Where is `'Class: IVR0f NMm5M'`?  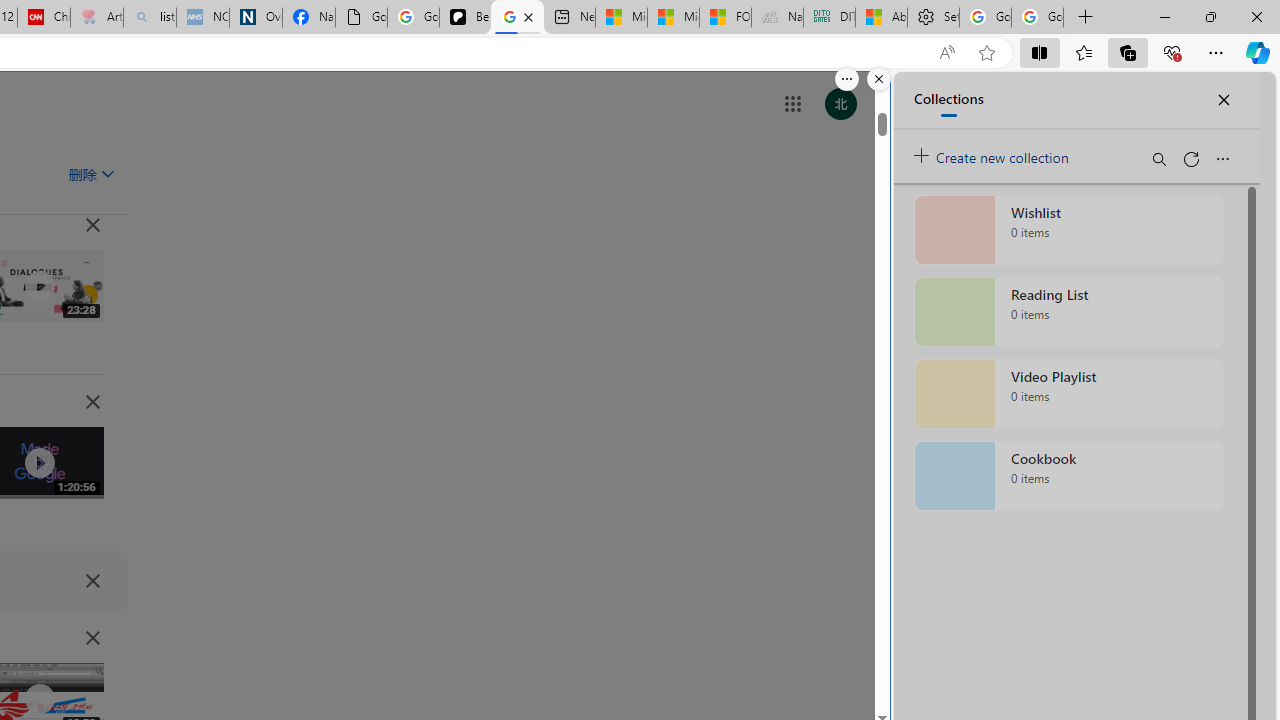 'Class: IVR0f NMm5M' is located at coordinates (39, 698).